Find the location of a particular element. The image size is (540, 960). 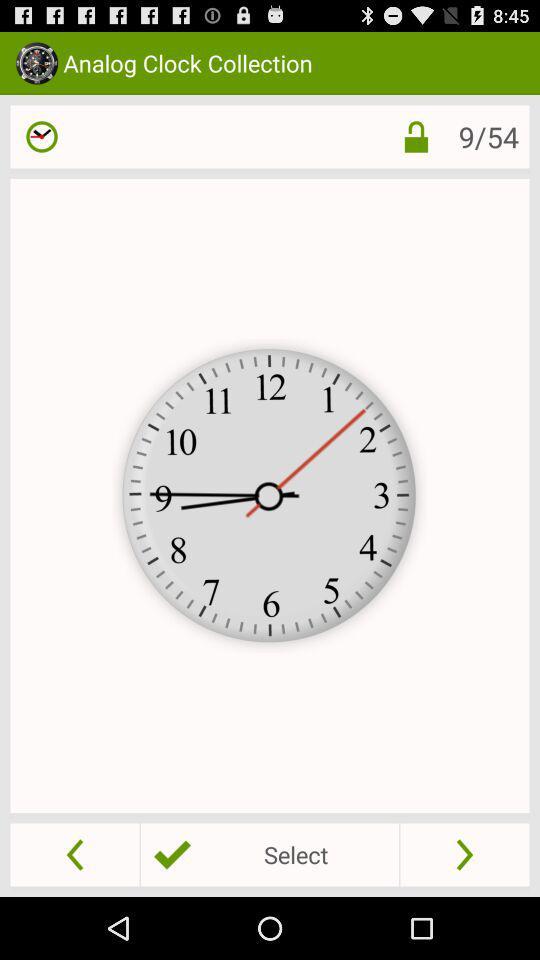

the time icon is located at coordinates (42, 145).